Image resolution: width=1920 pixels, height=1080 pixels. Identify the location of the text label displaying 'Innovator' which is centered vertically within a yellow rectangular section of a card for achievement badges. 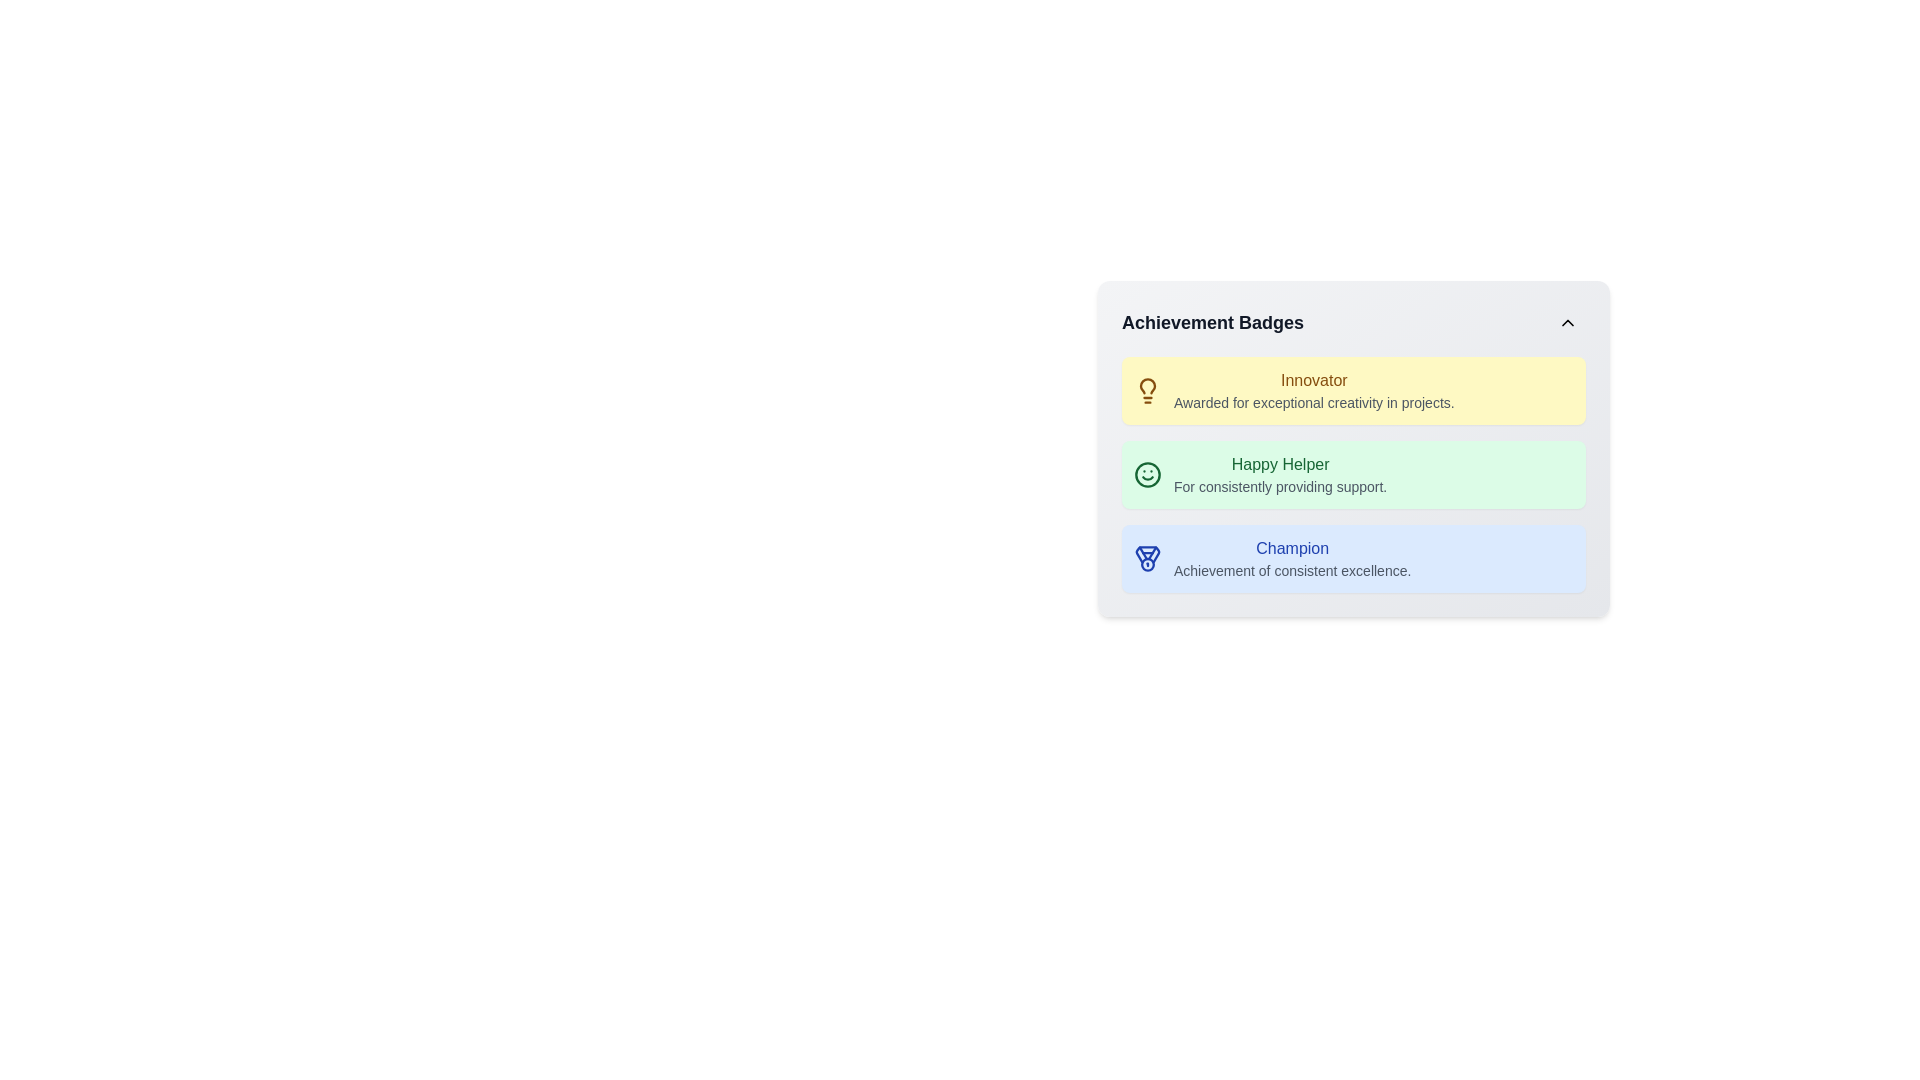
(1314, 381).